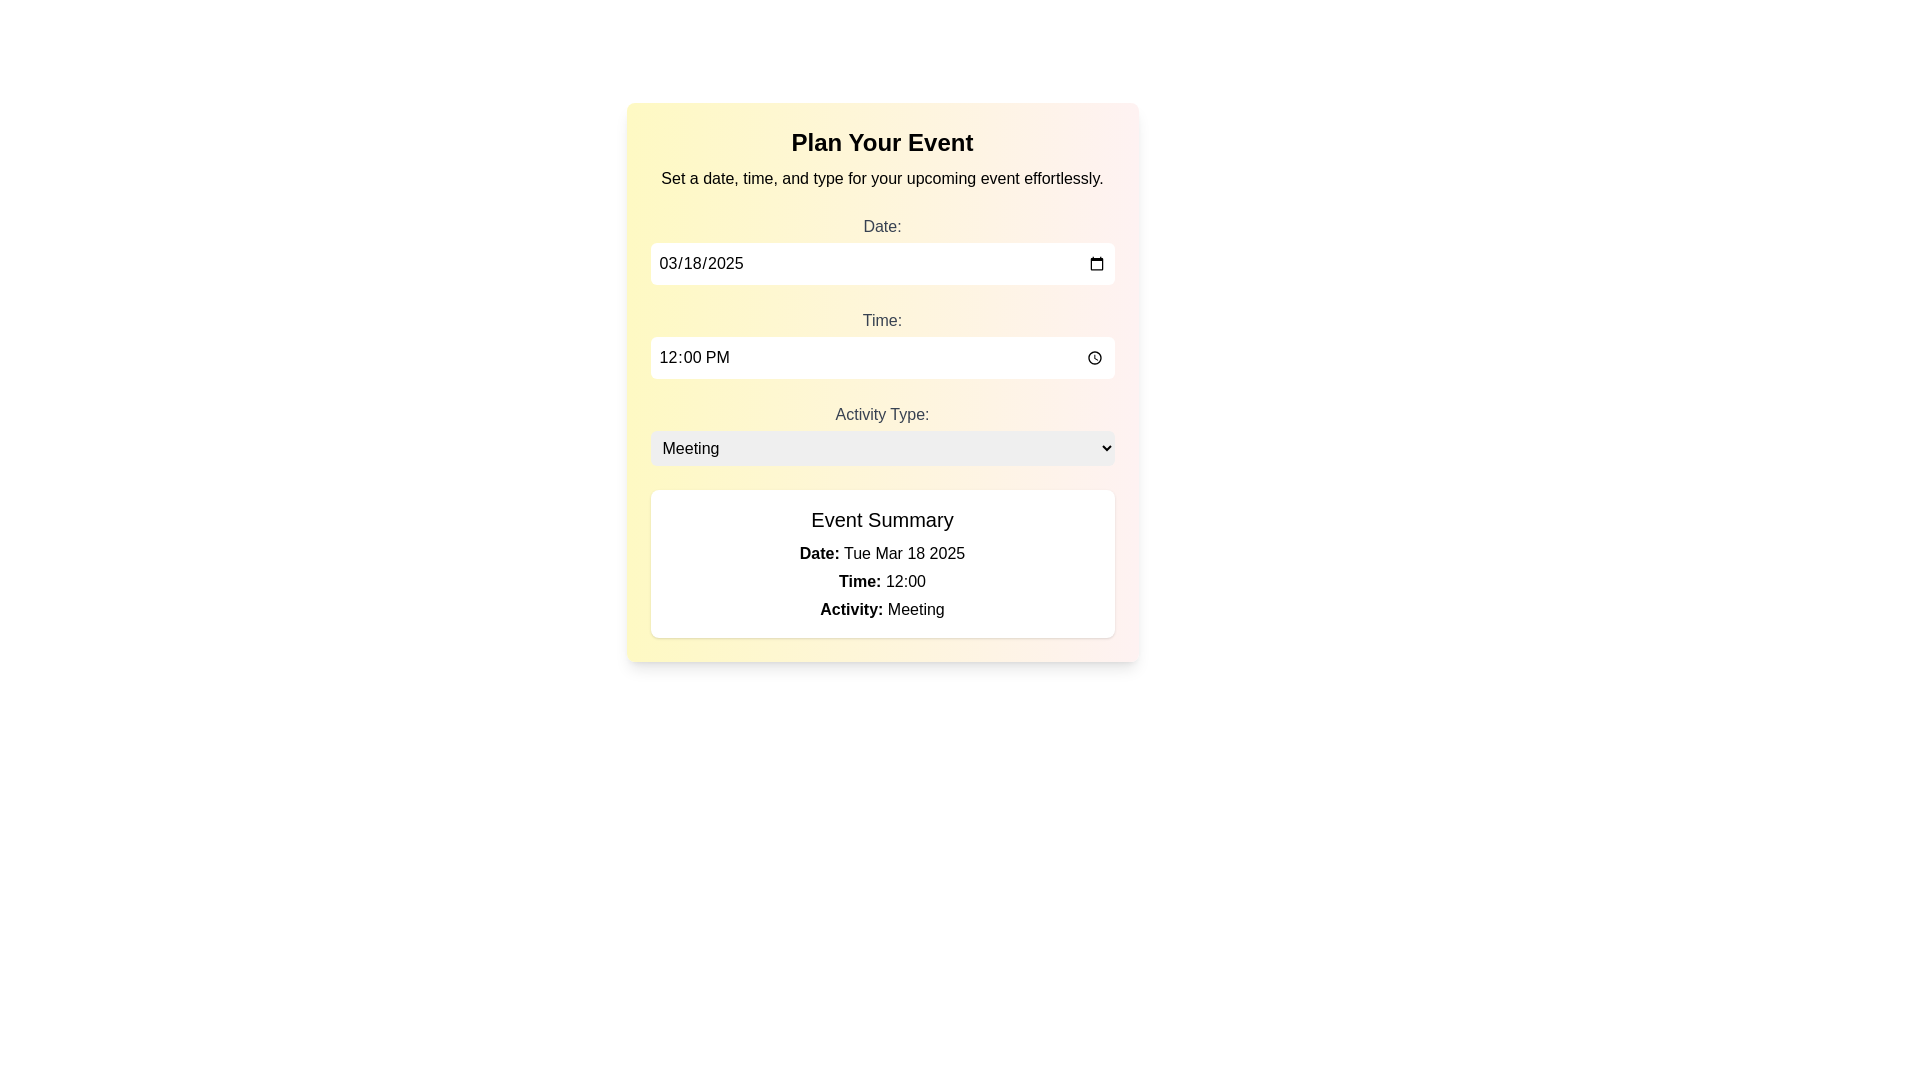  Describe the element at coordinates (881, 319) in the screenshot. I see `label that displays the word 'Time:' styled with a gray font color and medium font weight, located above a time input field` at that location.